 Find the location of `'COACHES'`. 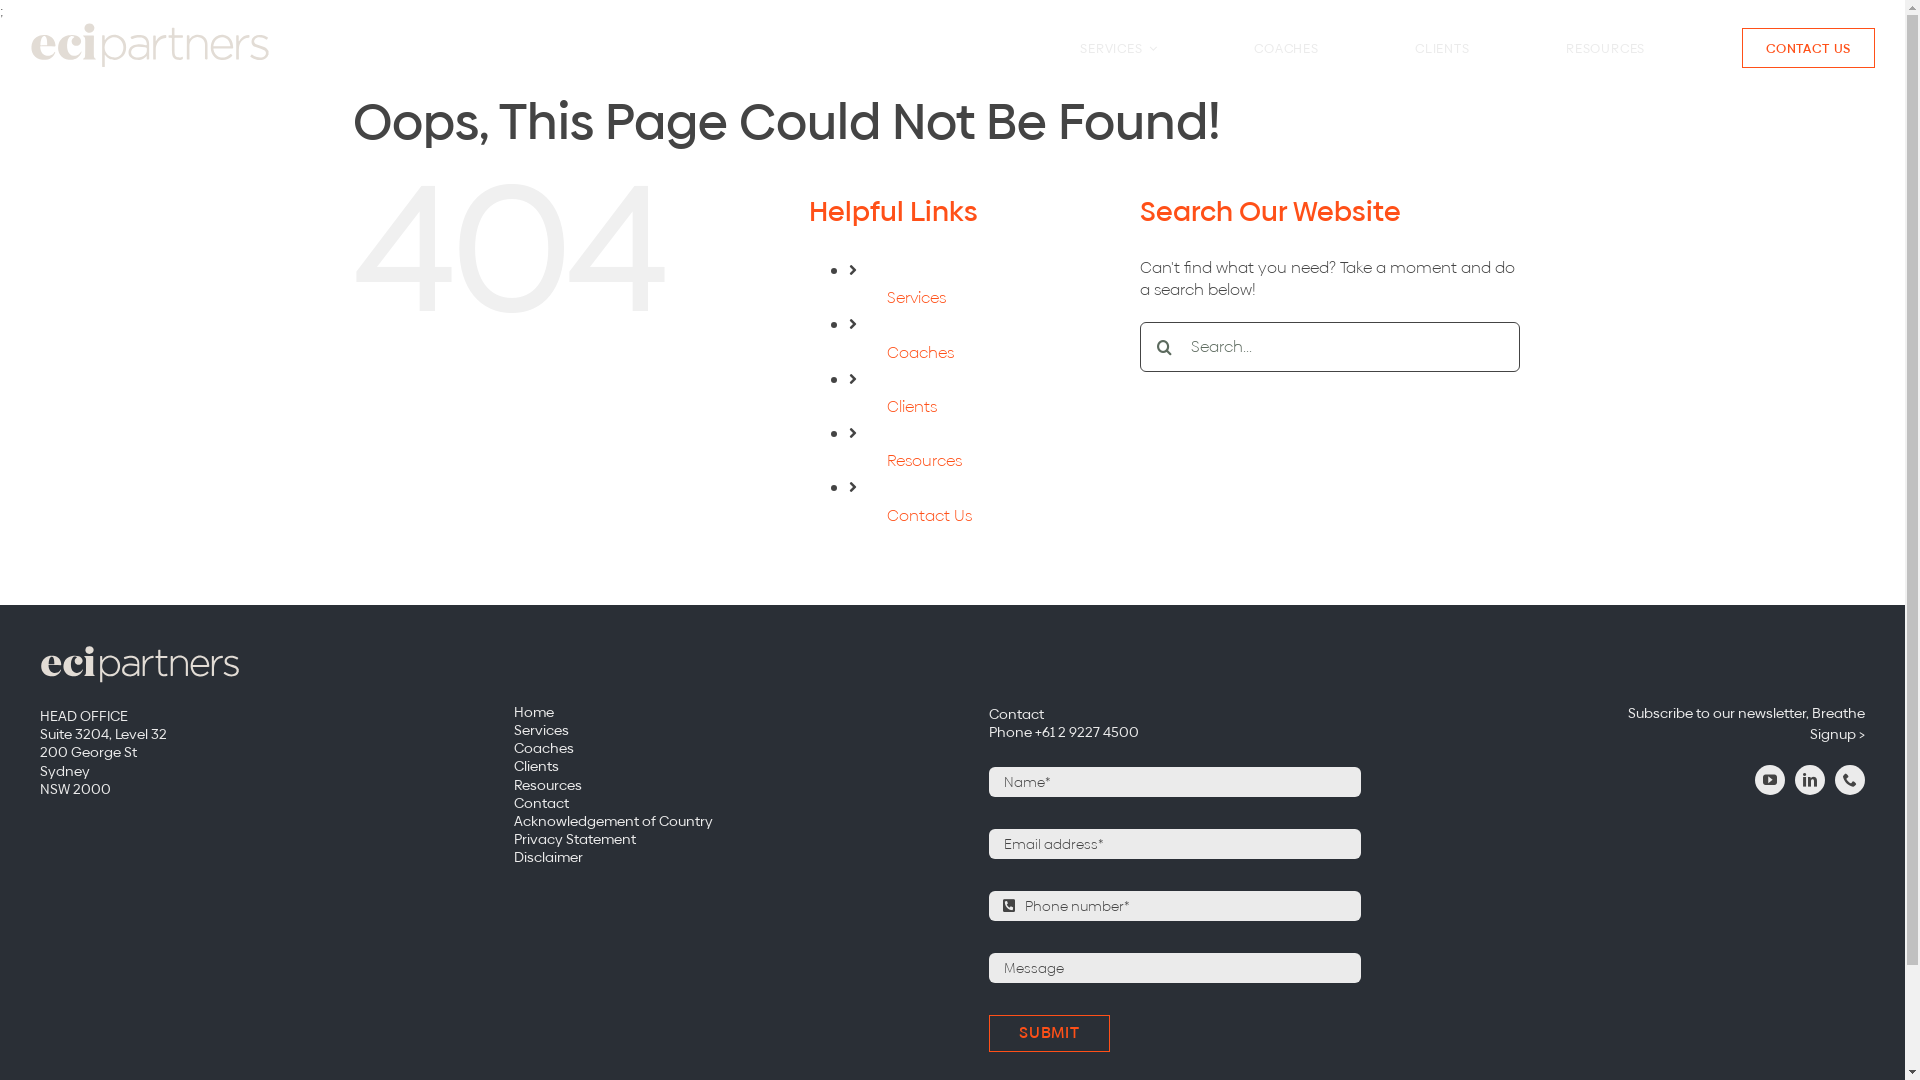

'COACHES' is located at coordinates (1286, 46).